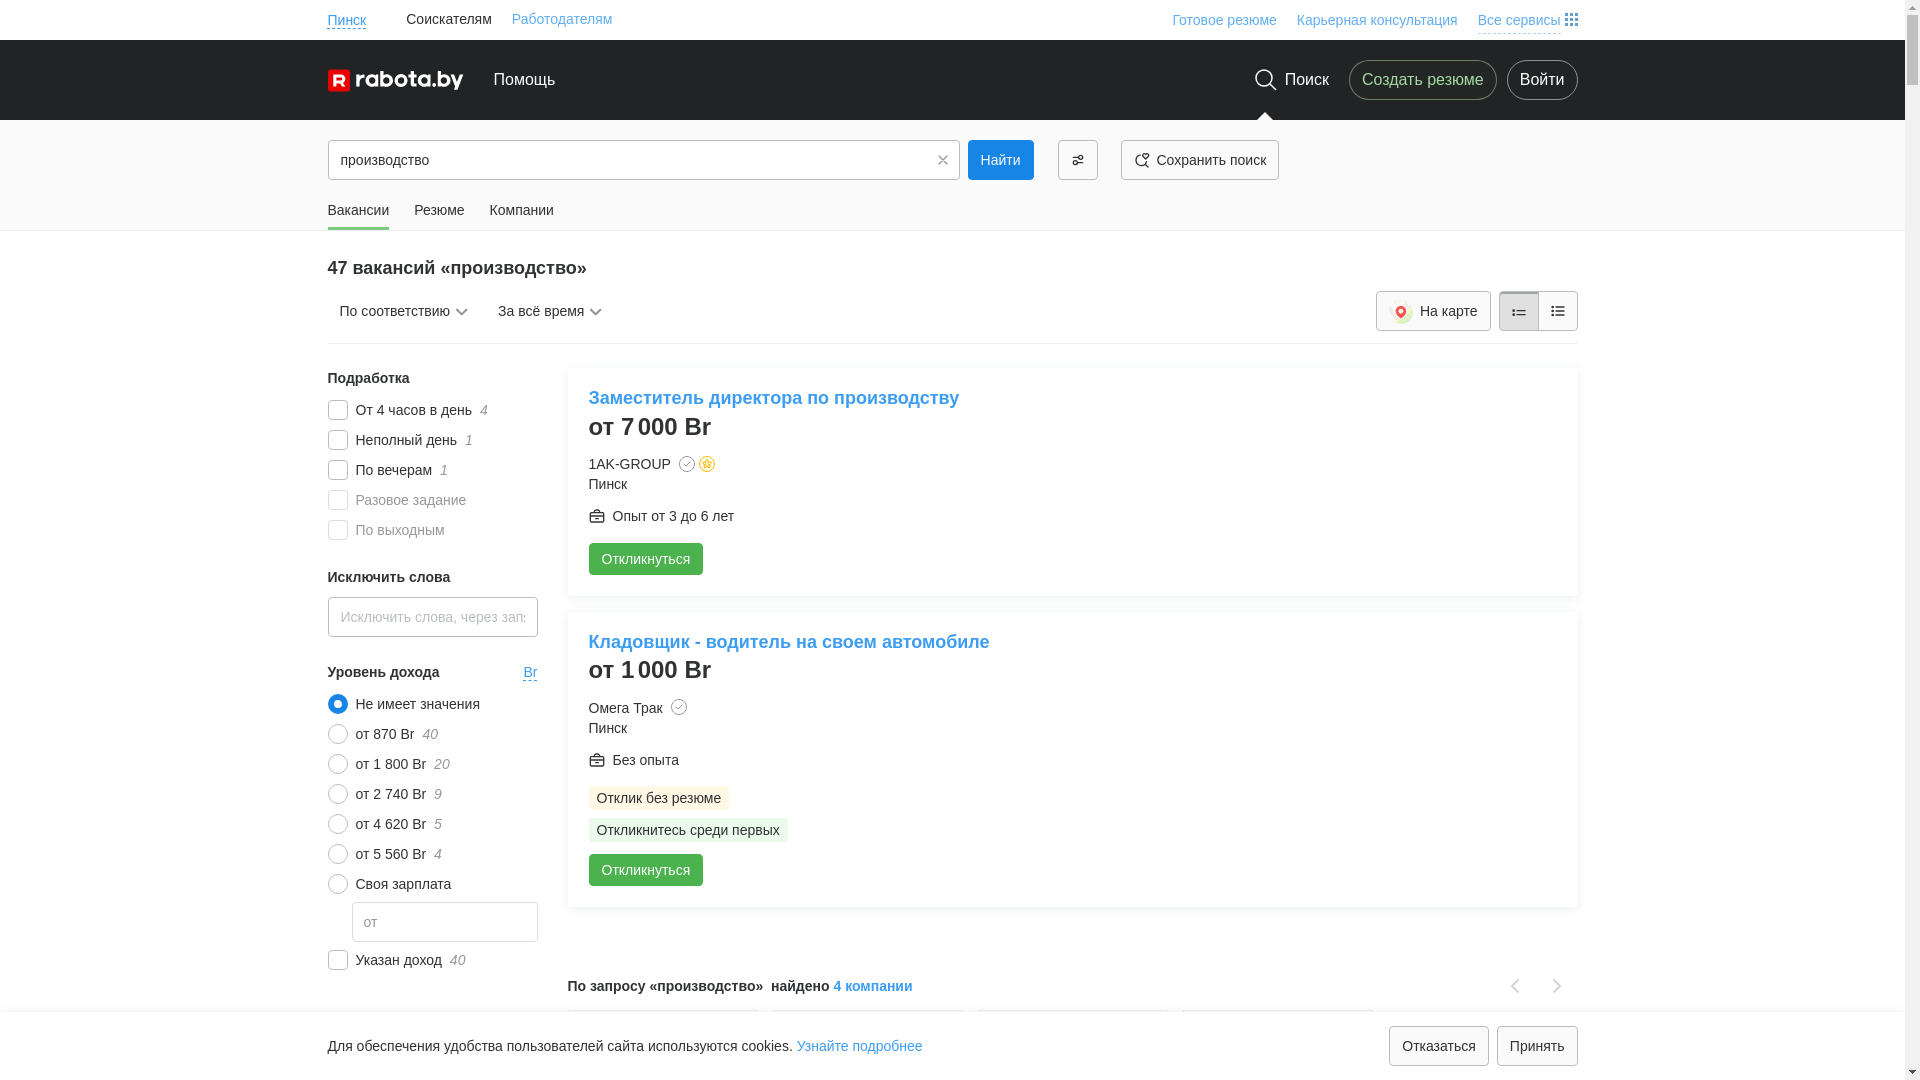 This screenshot has width=1920, height=1080. Describe the element at coordinates (531, 671) in the screenshot. I see `'Br'` at that location.